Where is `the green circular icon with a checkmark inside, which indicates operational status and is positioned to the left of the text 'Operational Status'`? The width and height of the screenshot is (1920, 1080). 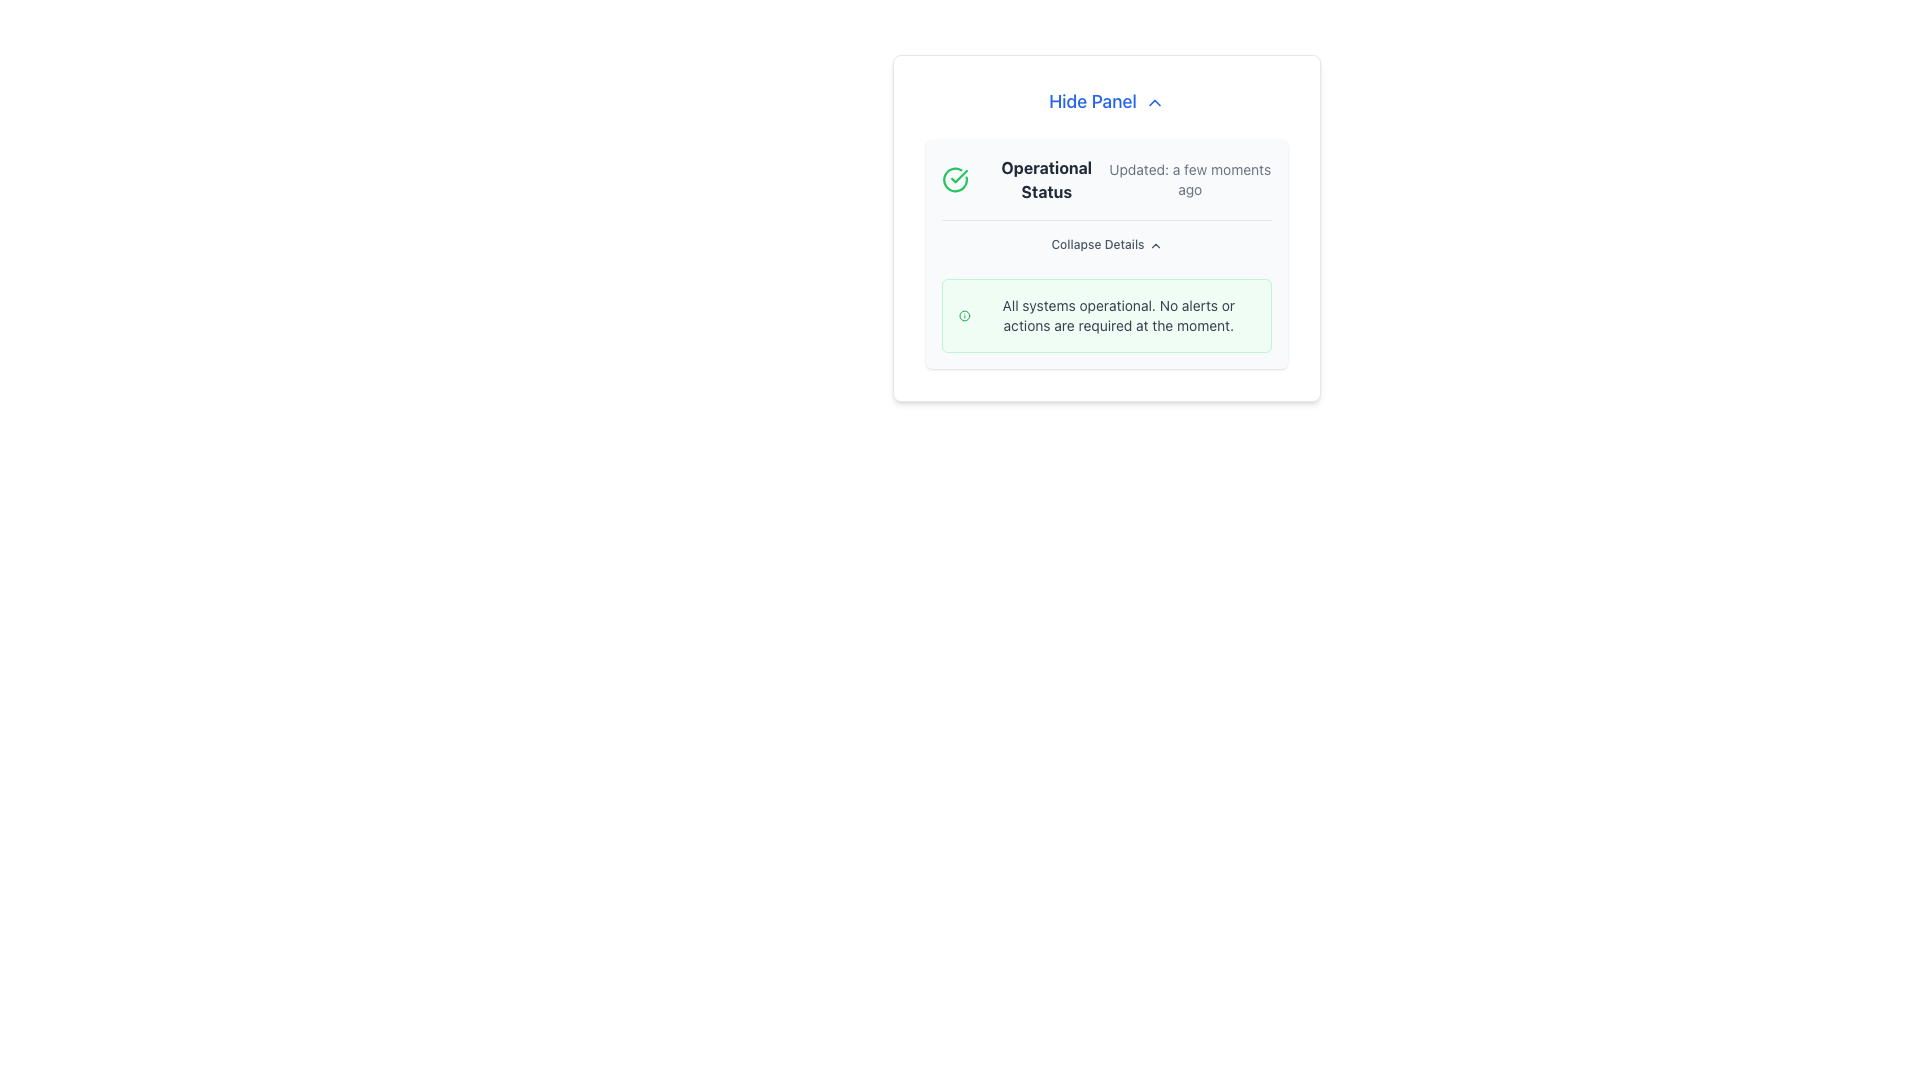
the green circular icon with a checkmark inside, which indicates operational status and is positioned to the left of the text 'Operational Status' is located at coordinates (954, 180).